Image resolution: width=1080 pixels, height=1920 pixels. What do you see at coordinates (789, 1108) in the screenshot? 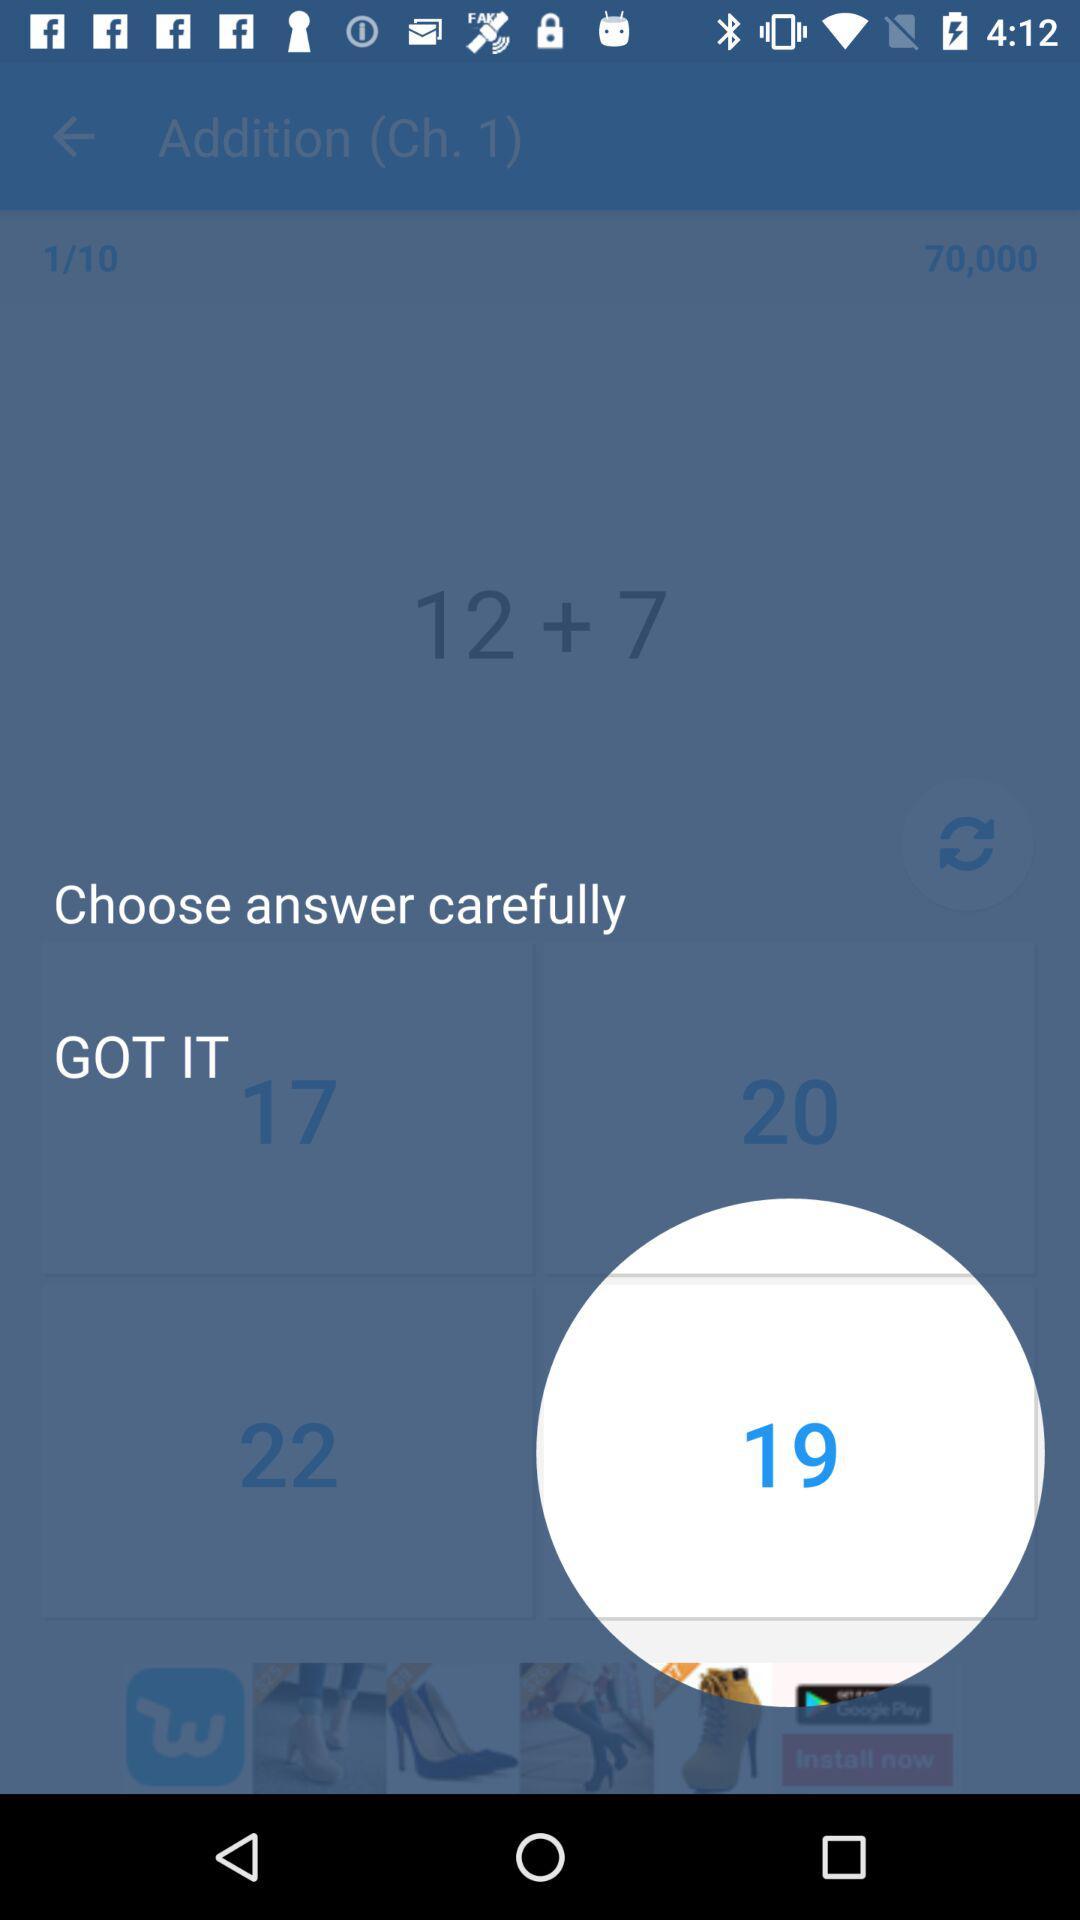
I see `the icon above 22 item` at bounding box center [789, 1108].